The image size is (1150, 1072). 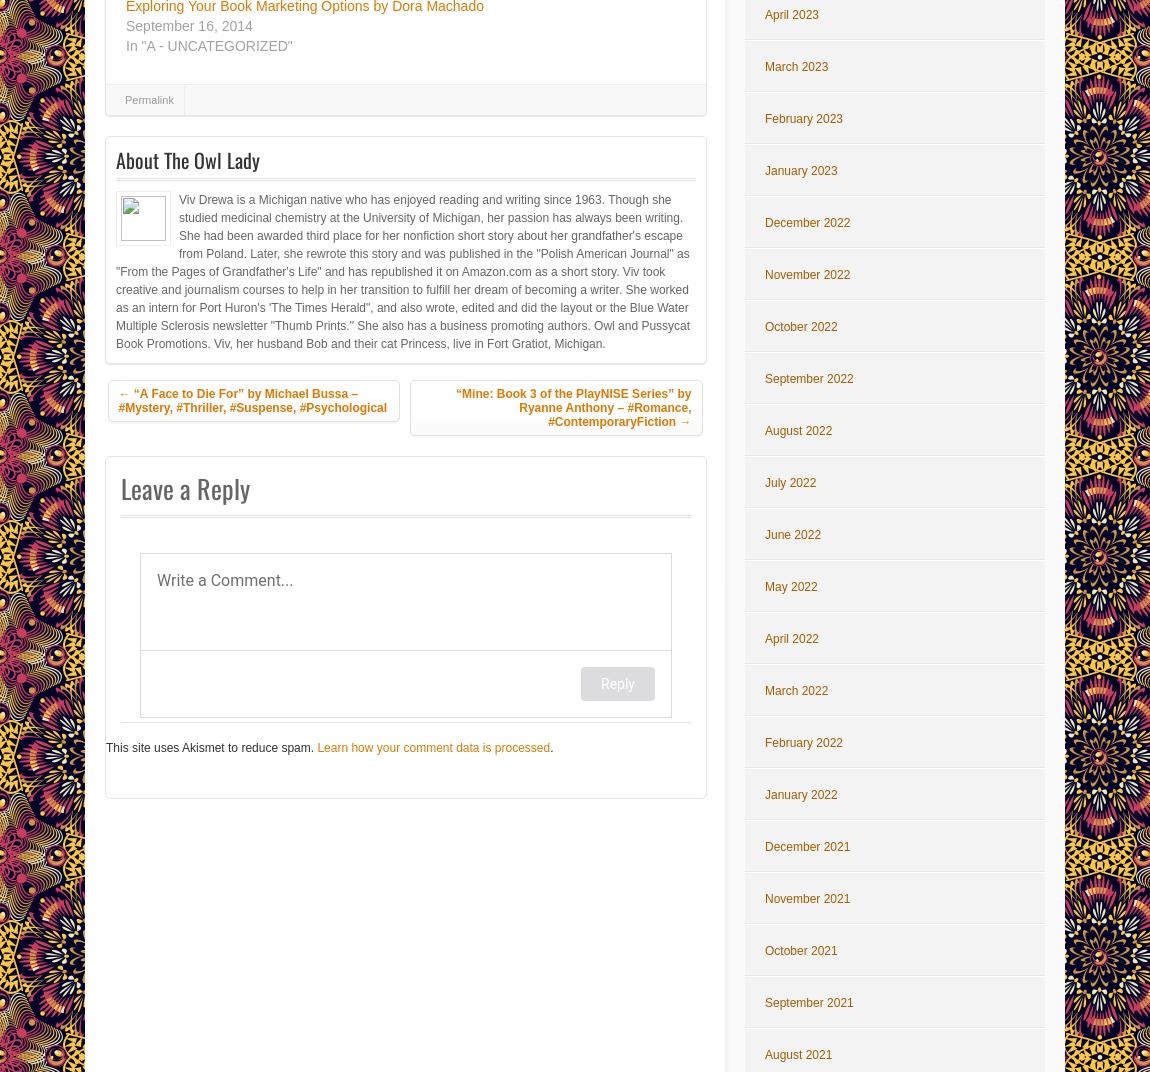 I want to click on 'July 2022', so click(x=763, y=483).